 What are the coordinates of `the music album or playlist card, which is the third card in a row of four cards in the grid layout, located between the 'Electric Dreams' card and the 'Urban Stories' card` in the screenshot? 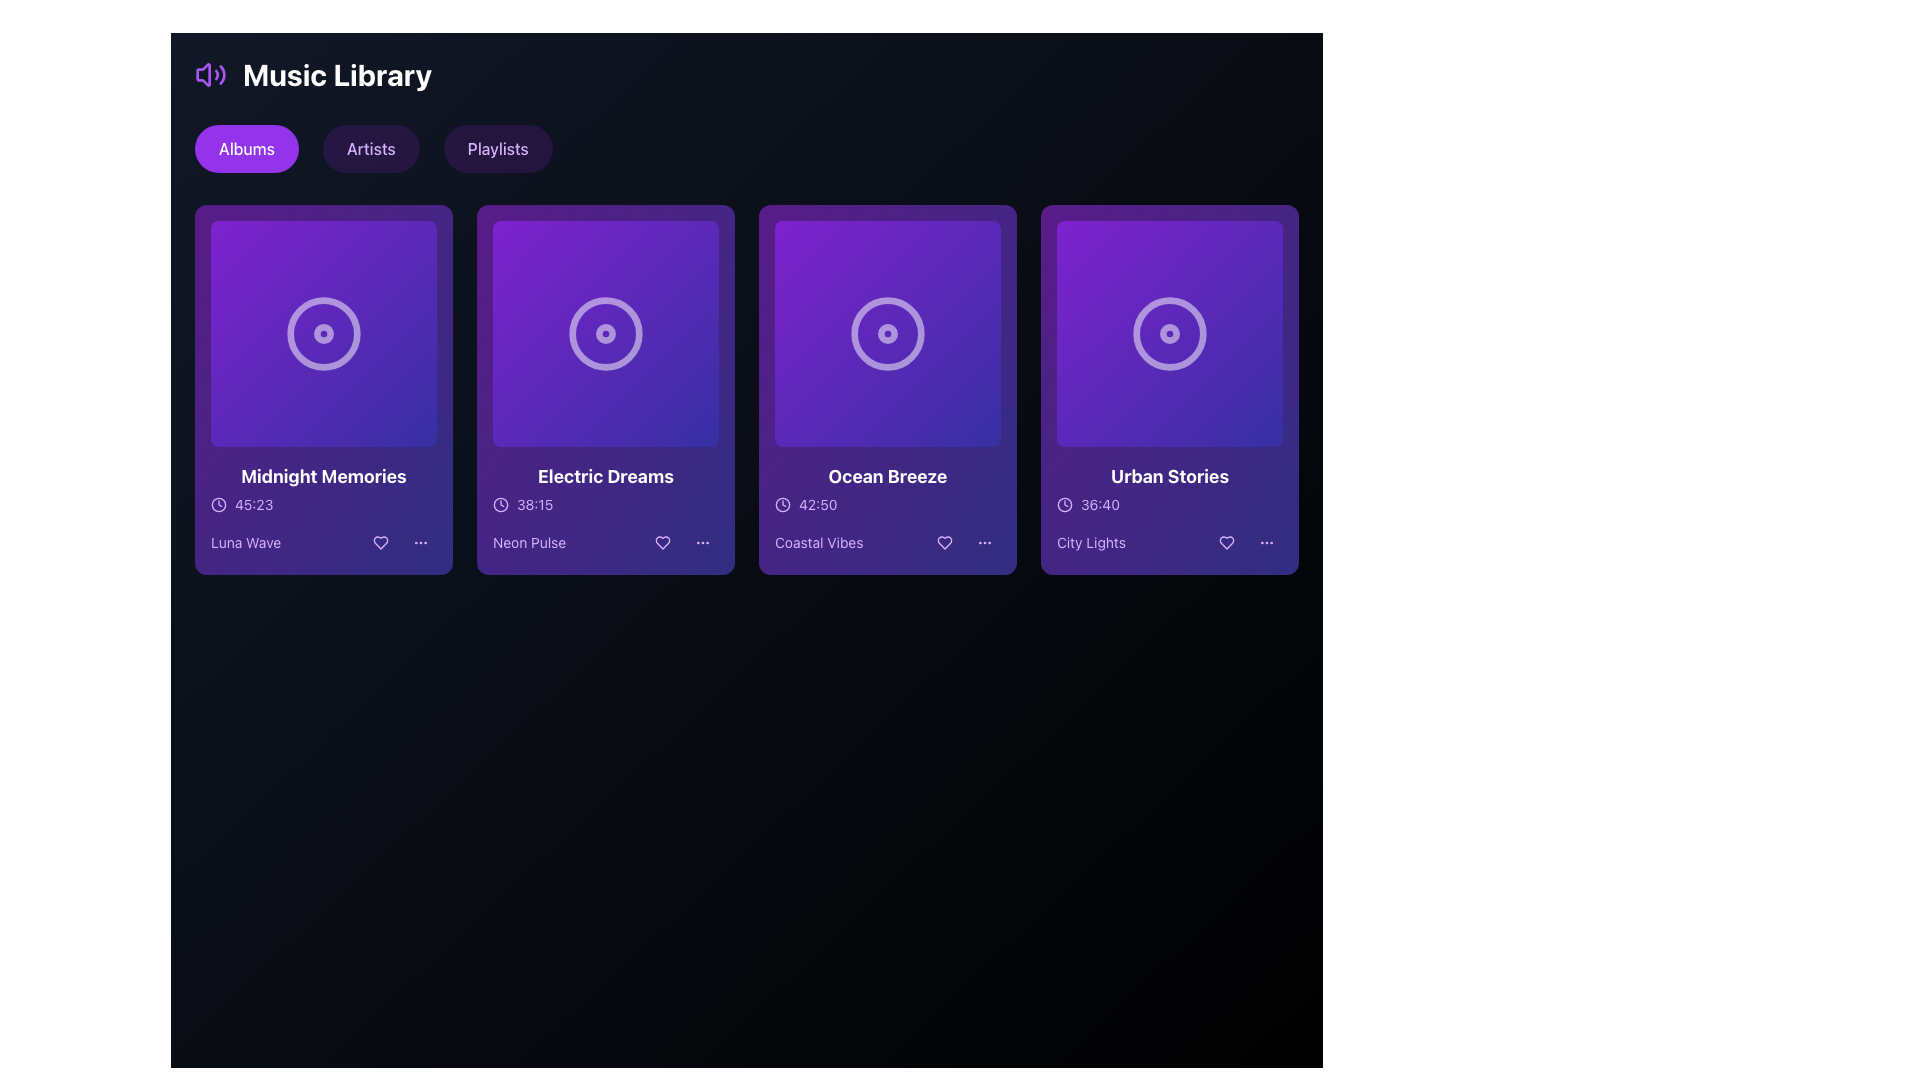 It's located at (887, 389).